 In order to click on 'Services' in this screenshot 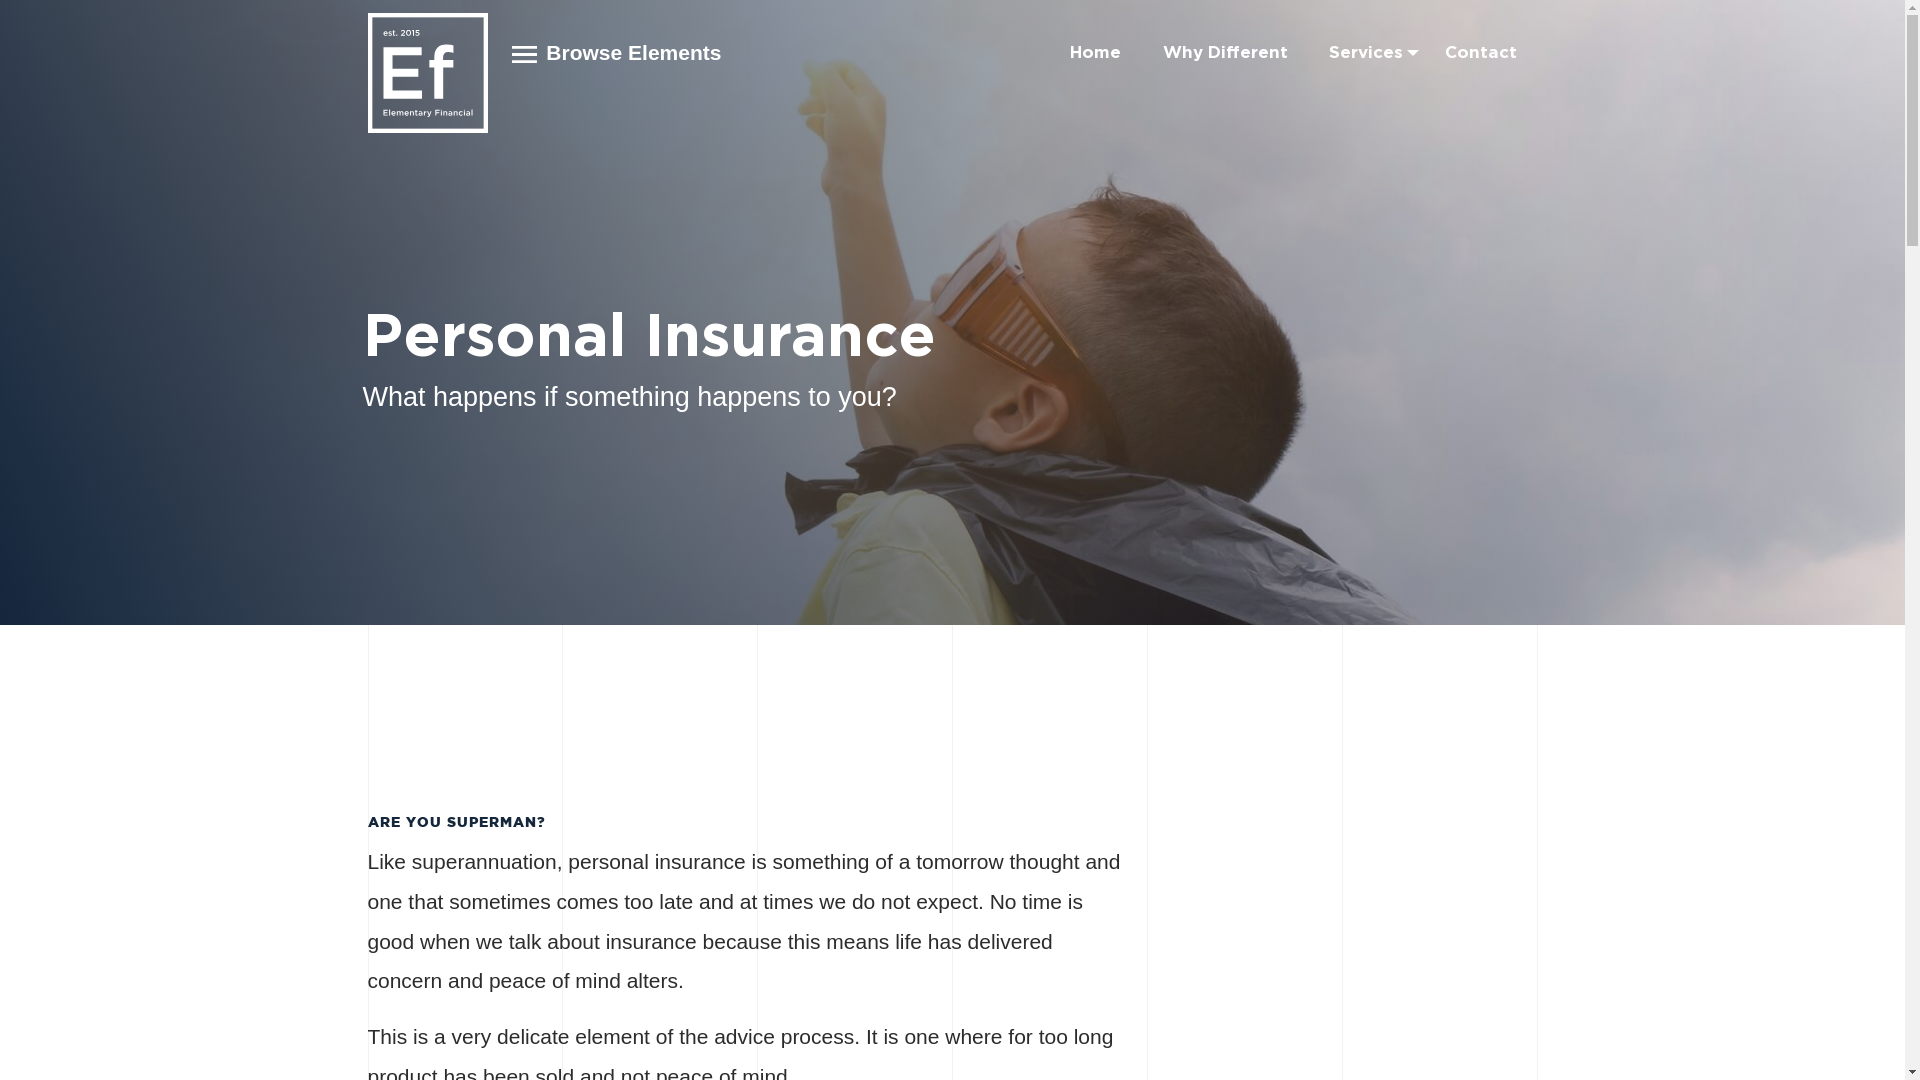, I will do `click(1365, 51)`.